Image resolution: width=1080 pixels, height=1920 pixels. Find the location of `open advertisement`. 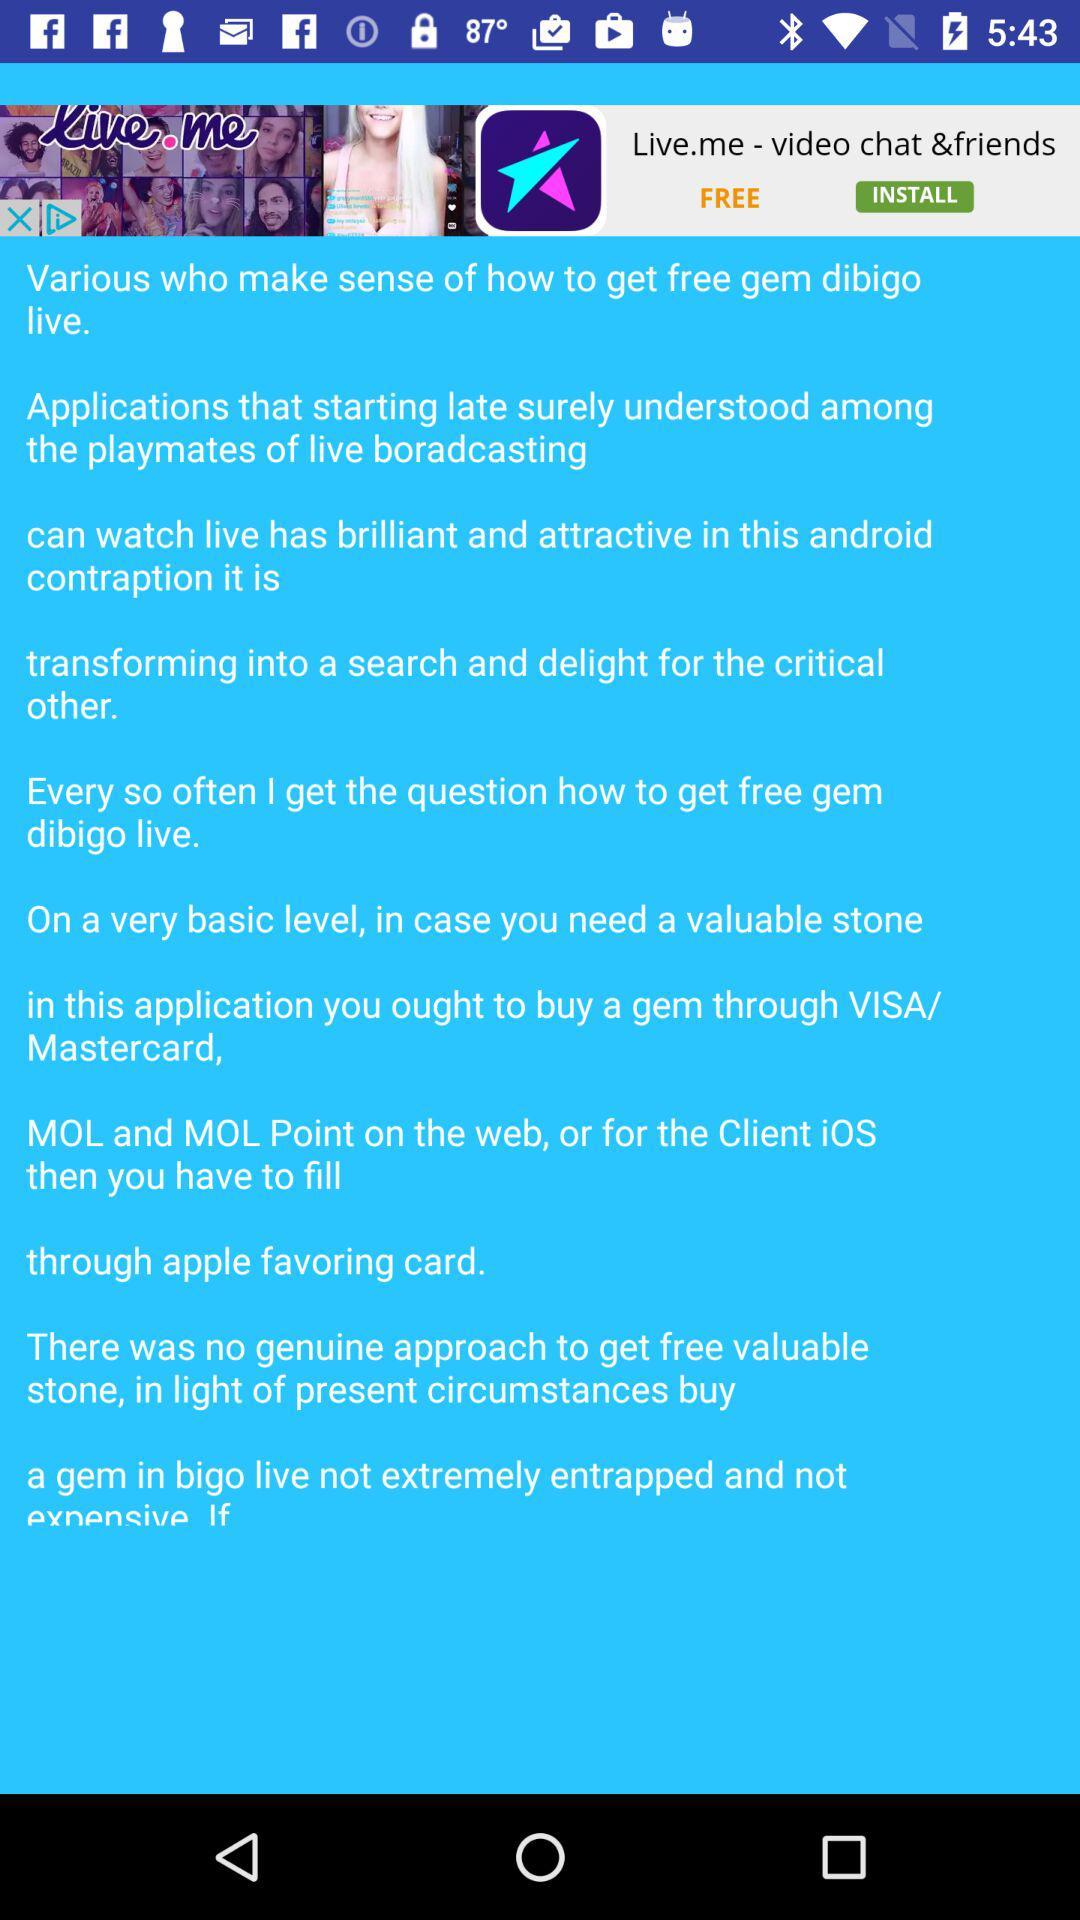

open advertisement is located at coordinates (540, 170).